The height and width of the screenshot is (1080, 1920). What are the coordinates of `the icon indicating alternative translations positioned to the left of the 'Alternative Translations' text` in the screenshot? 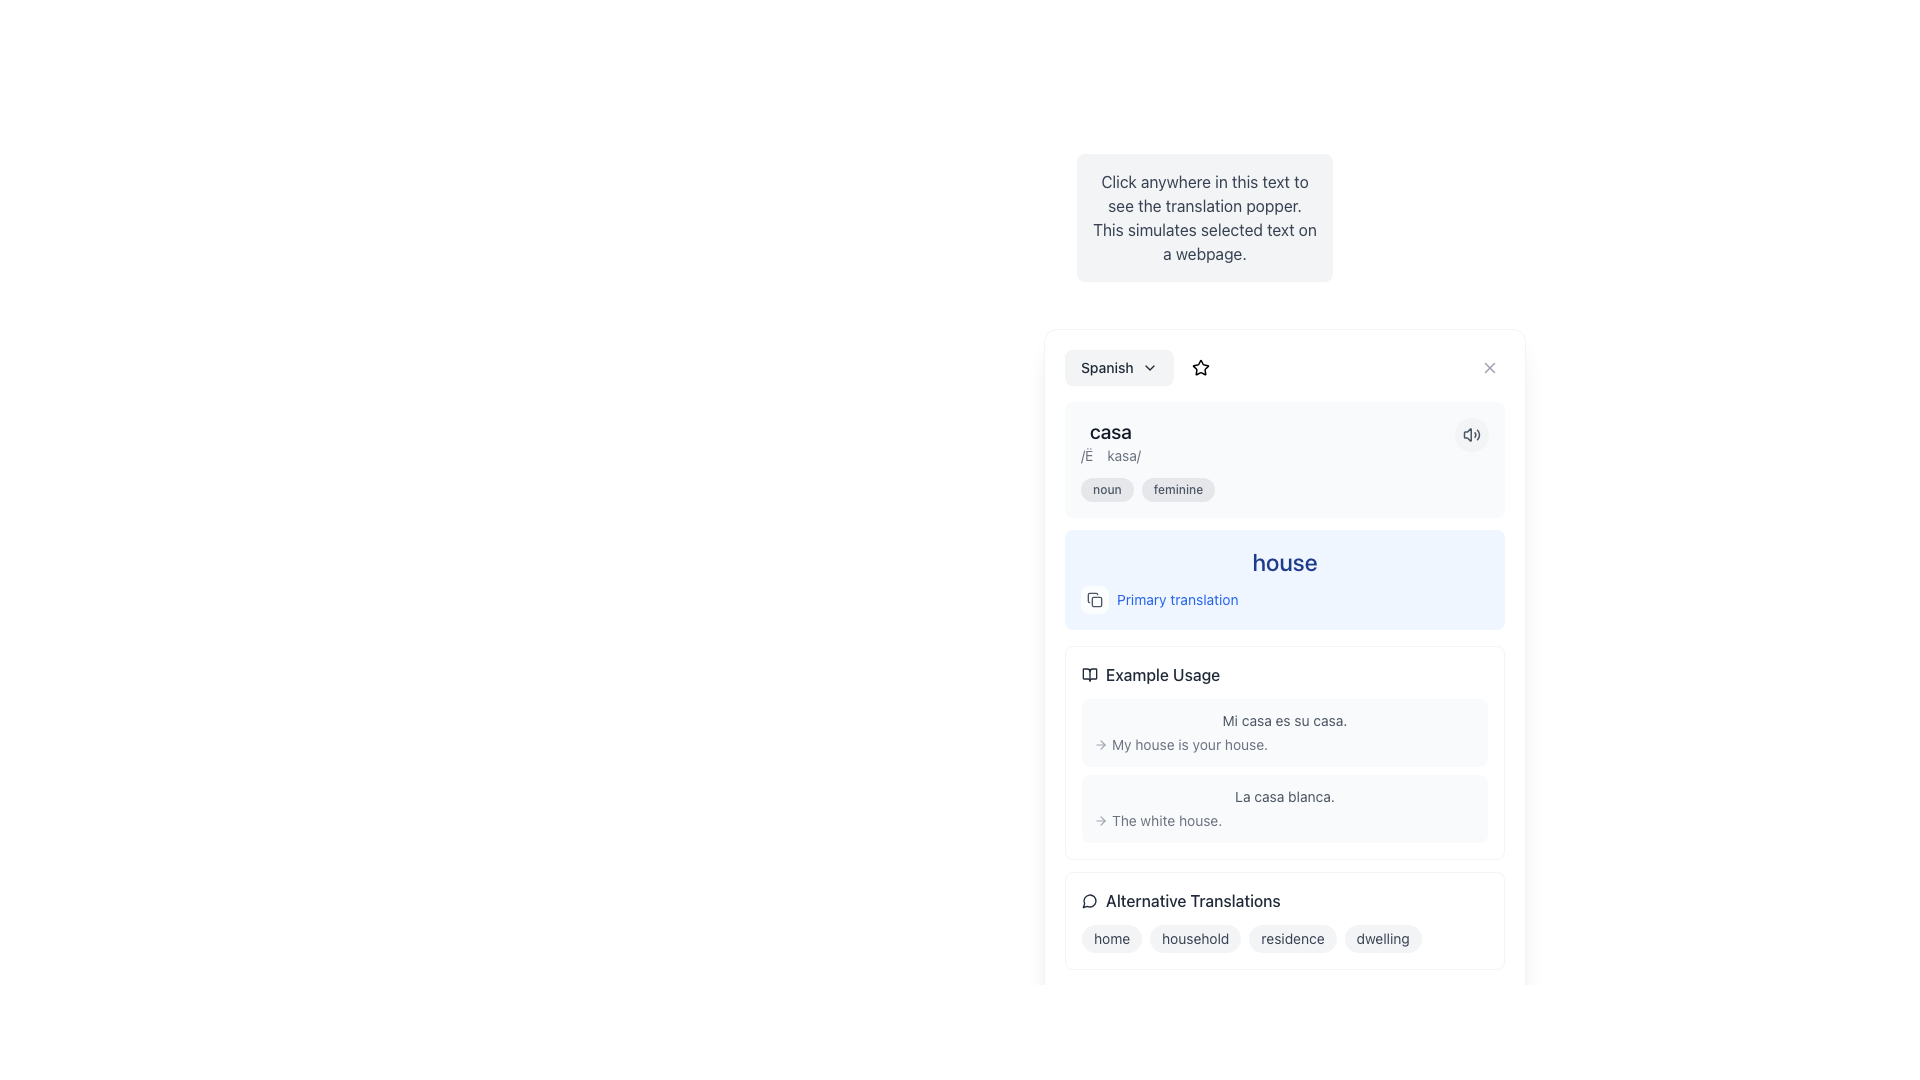 It's located at (1088, 901).